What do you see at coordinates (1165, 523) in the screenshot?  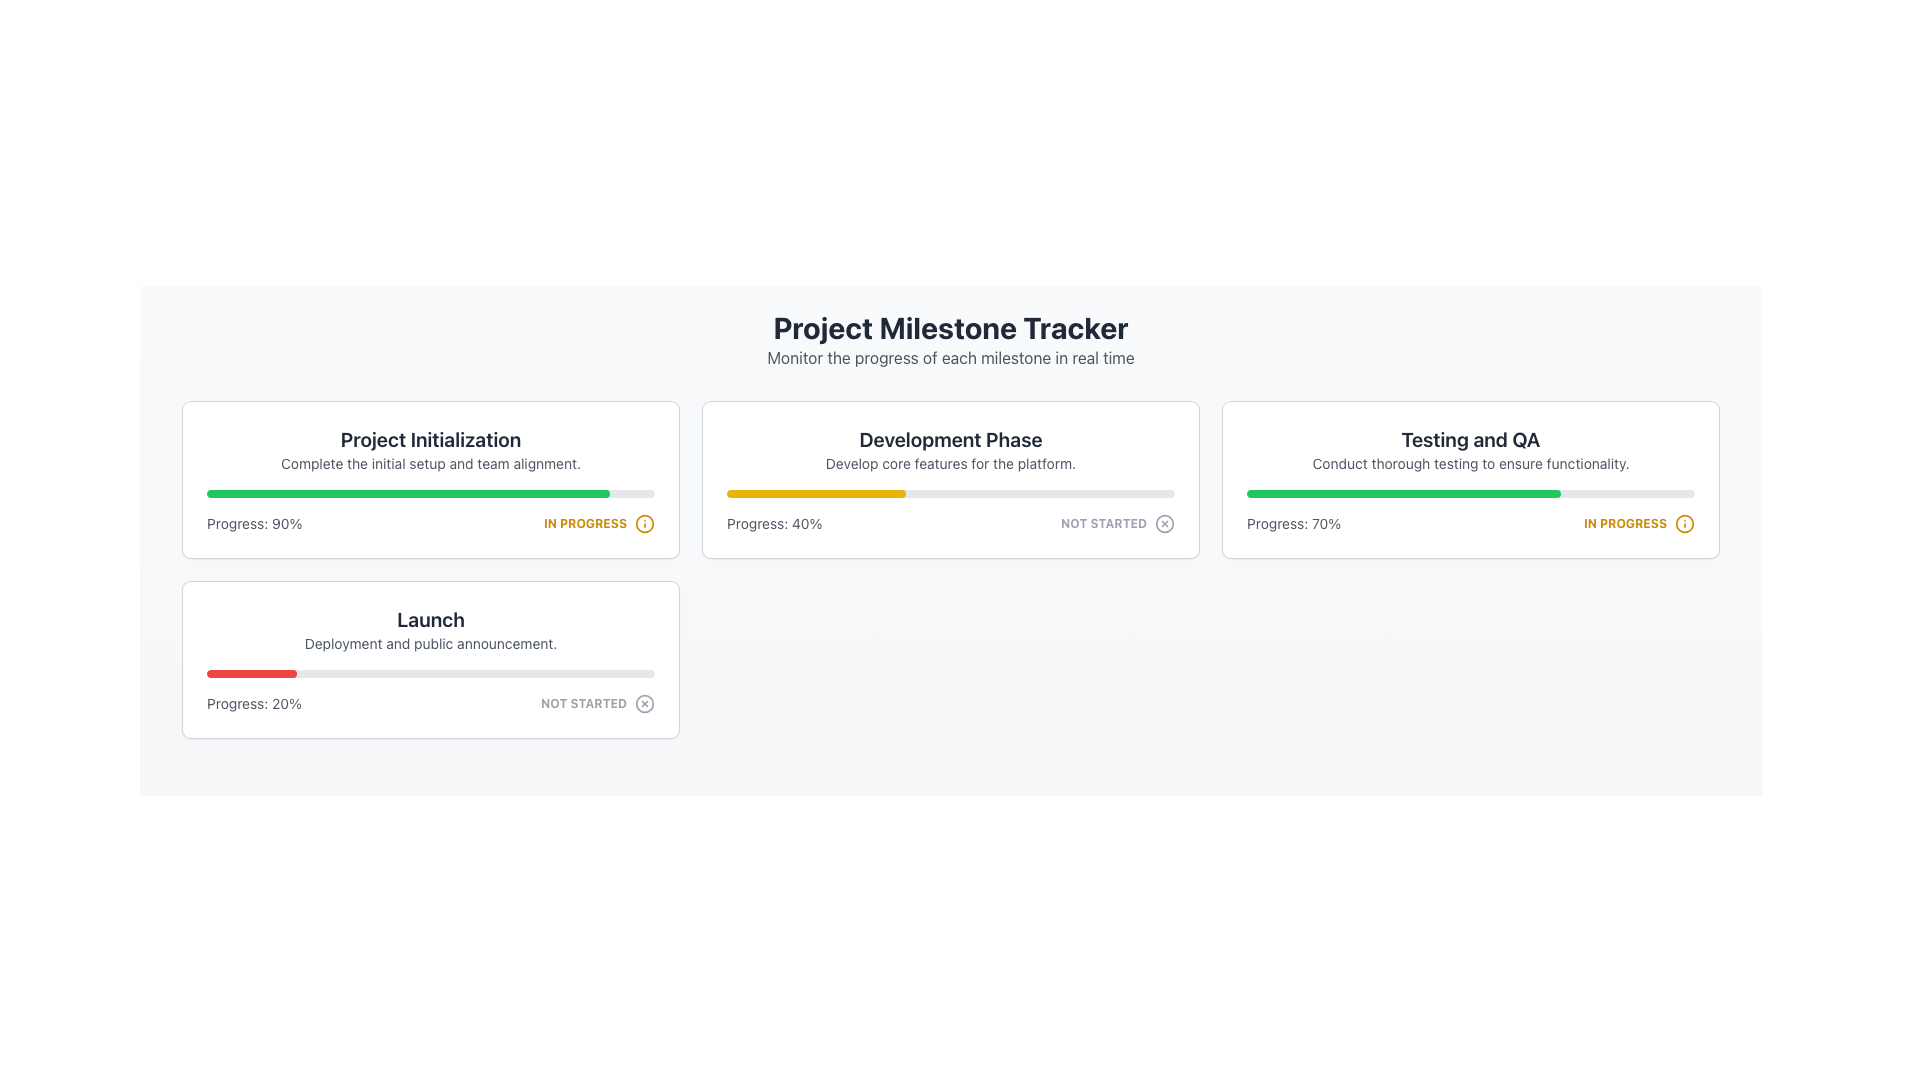 I see `the inactive status icon, which is represented by a circular outline within a crossed-out circle icon in the bottom right of the 'Development Phase' panel` at bounding box center [1165, 523].